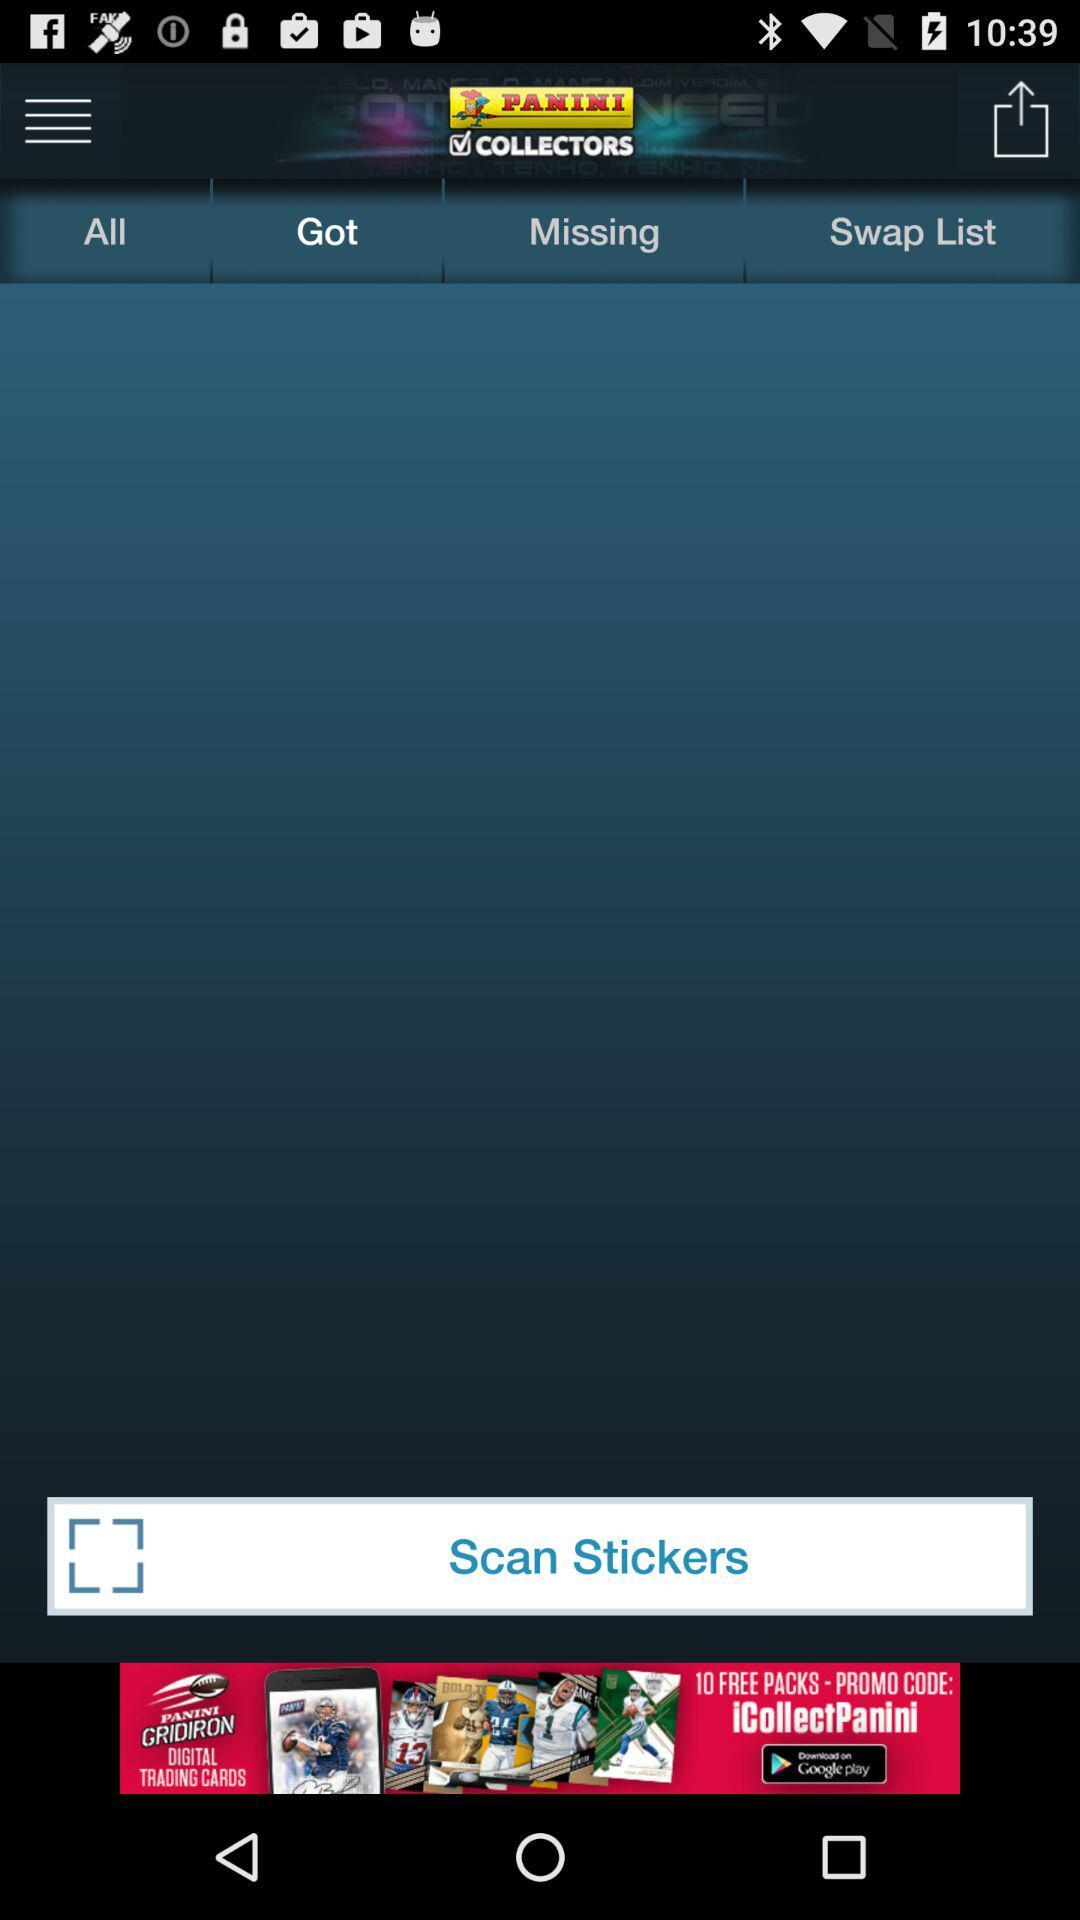 The height and width of the screenshot is (1920, 1080). I want to click on the swap list item, so click(913, 230).